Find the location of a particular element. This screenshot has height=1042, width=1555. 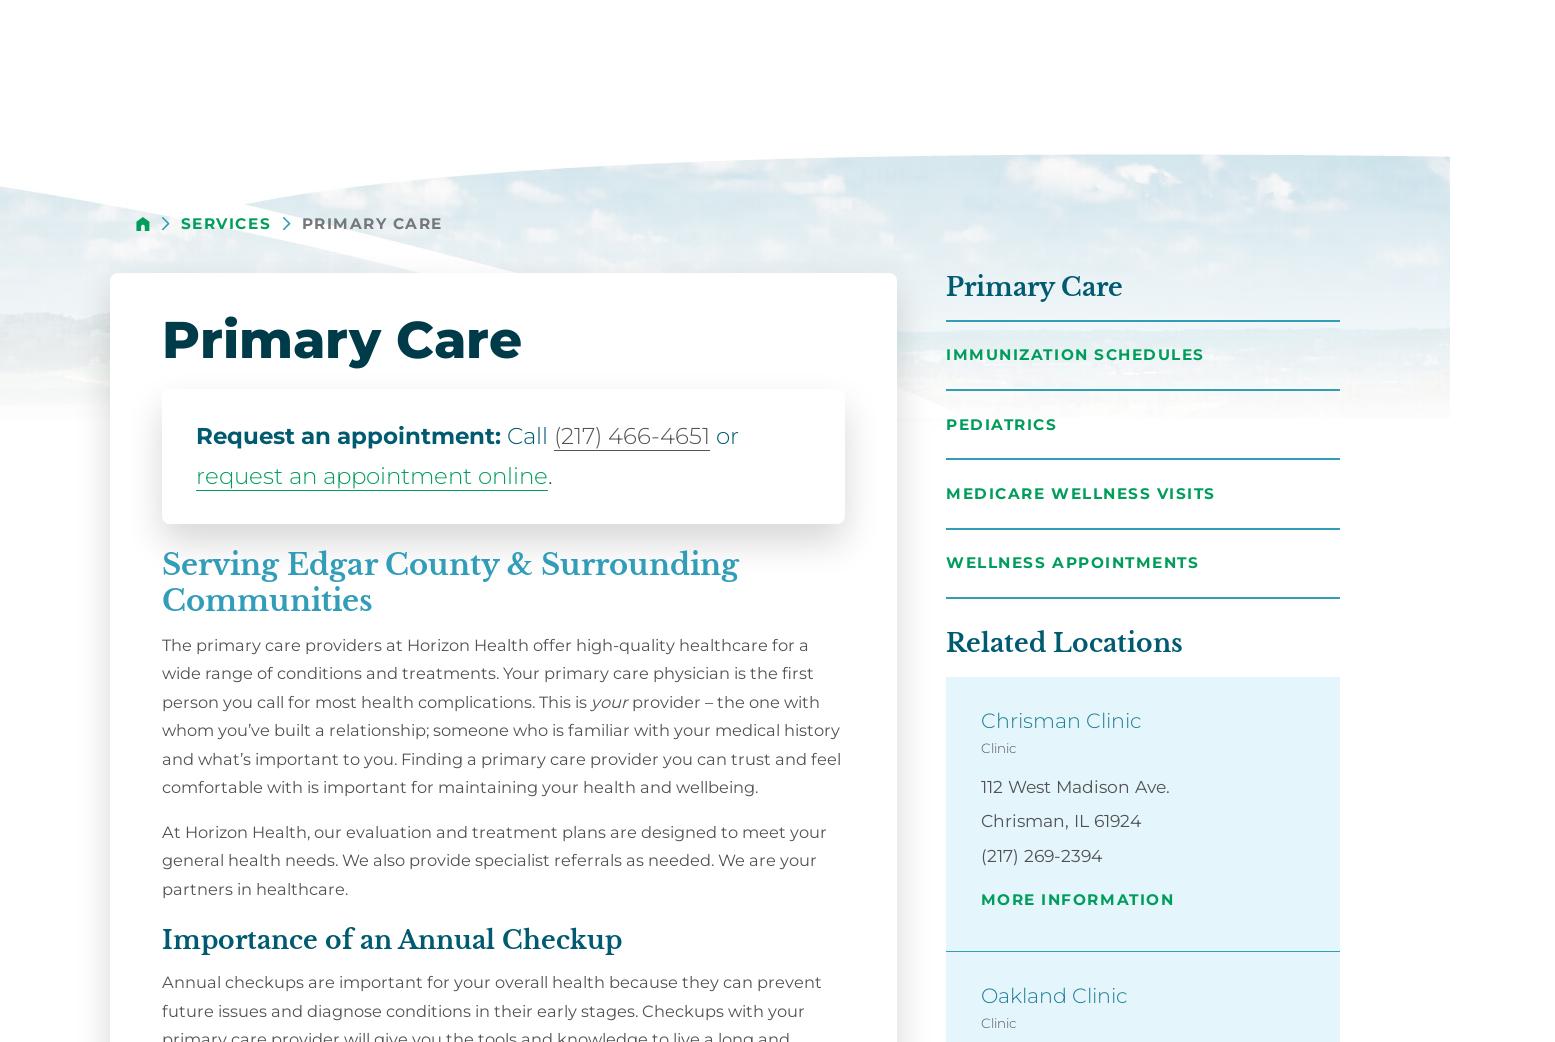

'Related Locations' is located at coordinates (1063, 642).